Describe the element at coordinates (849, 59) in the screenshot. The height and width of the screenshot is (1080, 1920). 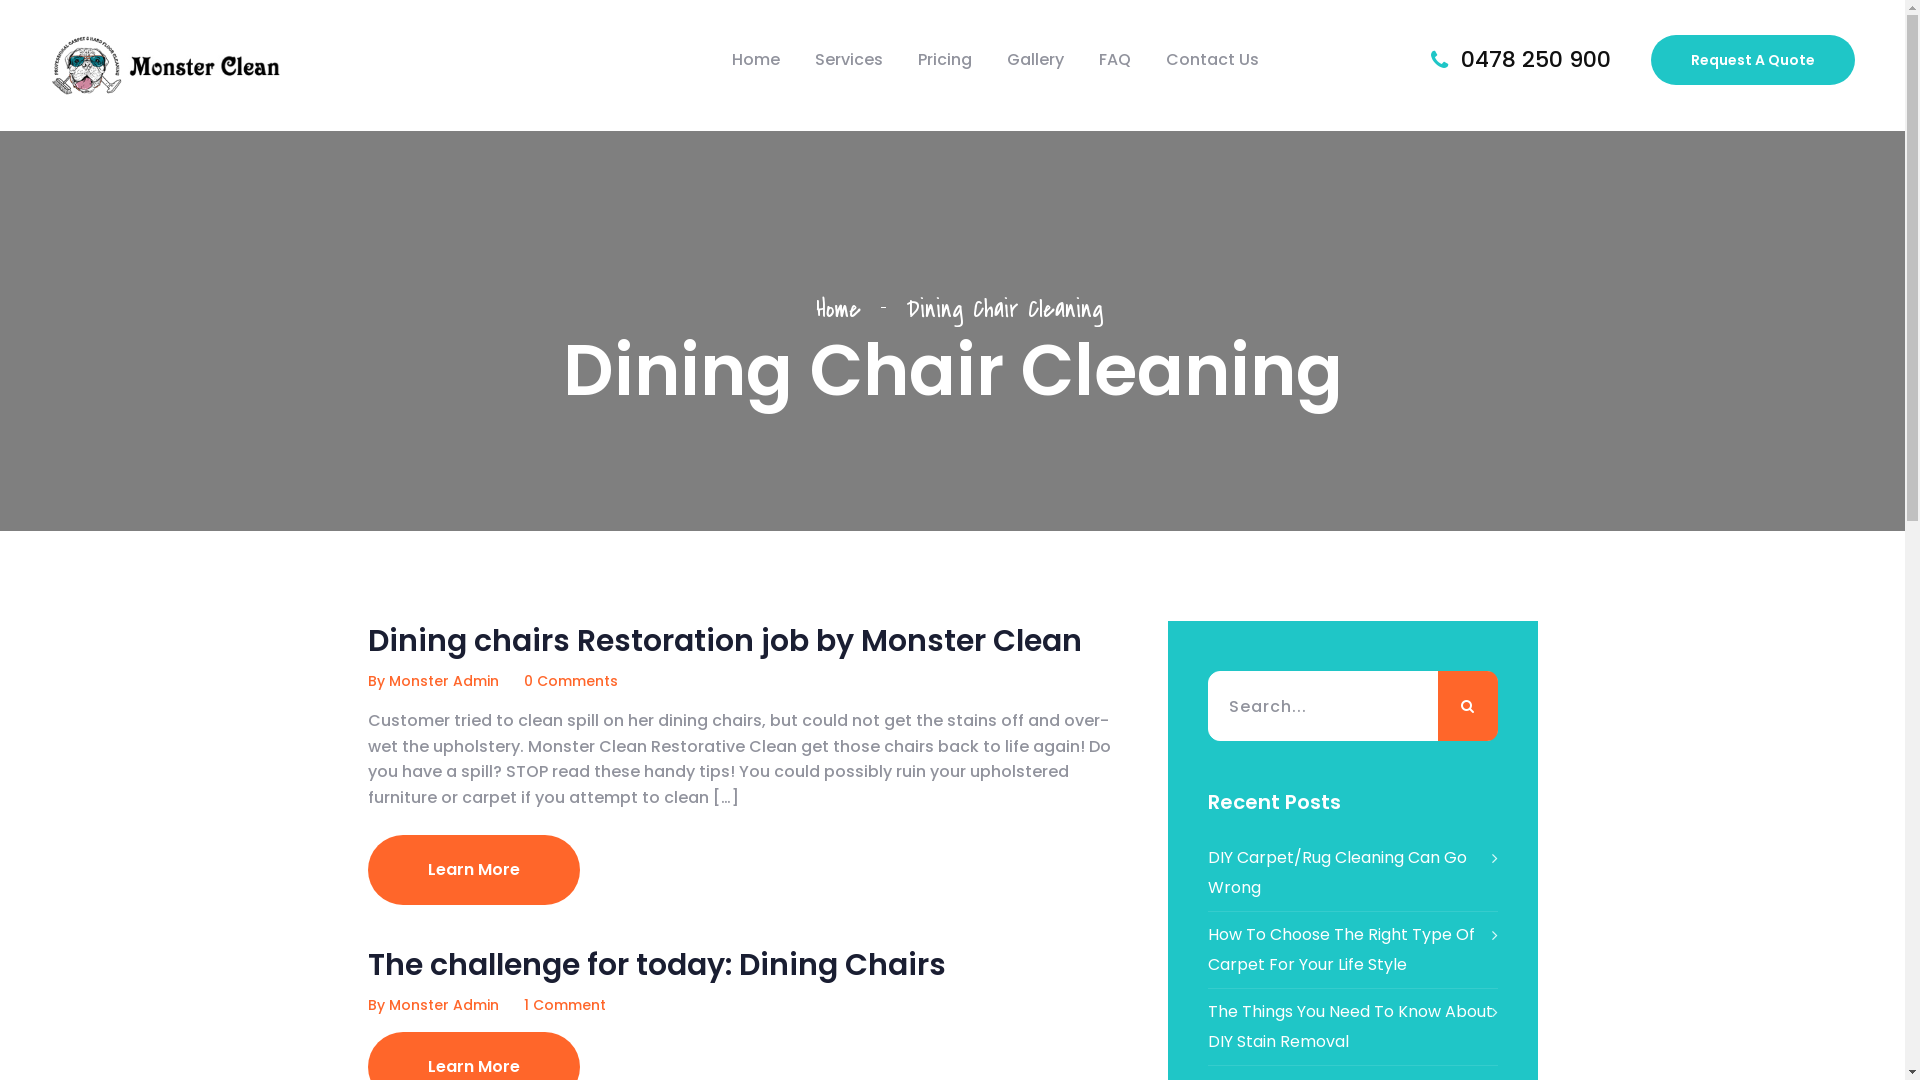
I see `'Services'` at that location.